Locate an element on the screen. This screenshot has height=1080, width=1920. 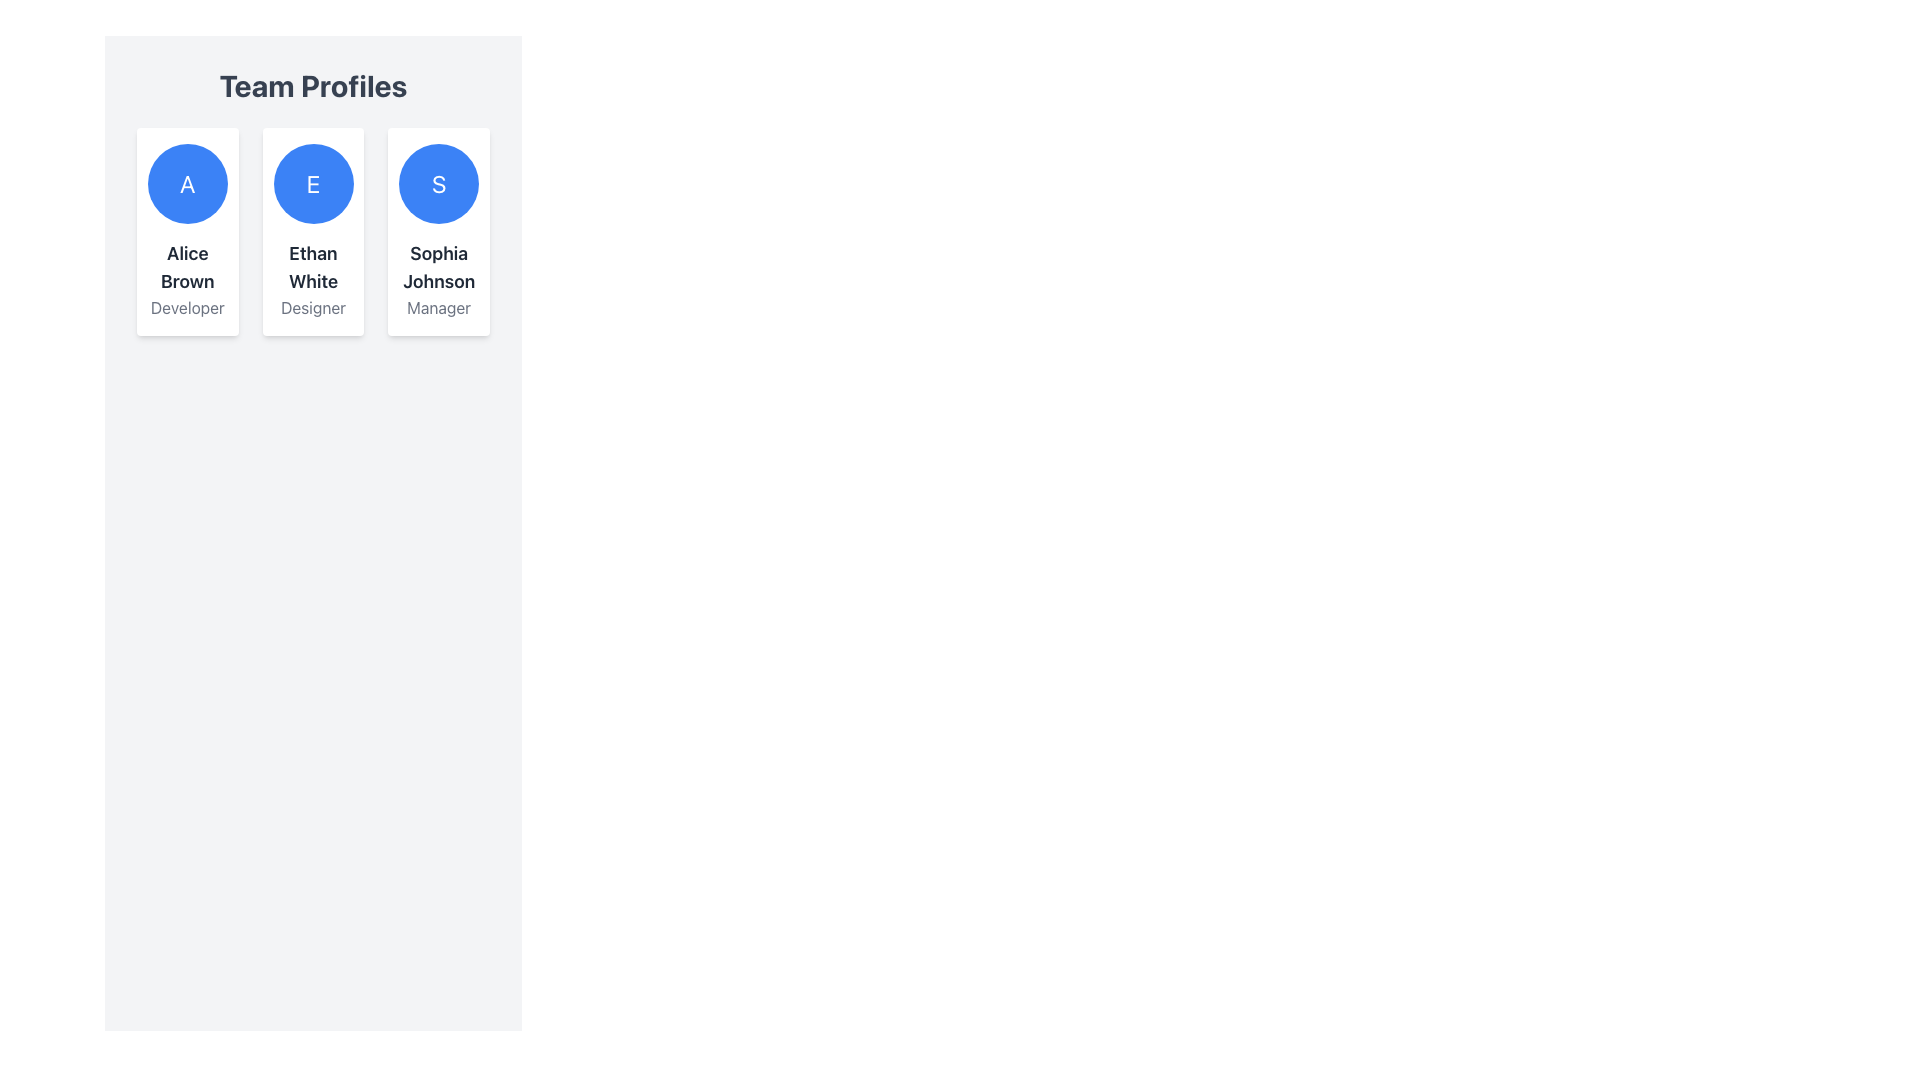
text content of the text label displaying 'Alice Brown' in bold, large font, located in the profile card below the avatar and above the 'Developer' label is located at coordinates (187, 266).